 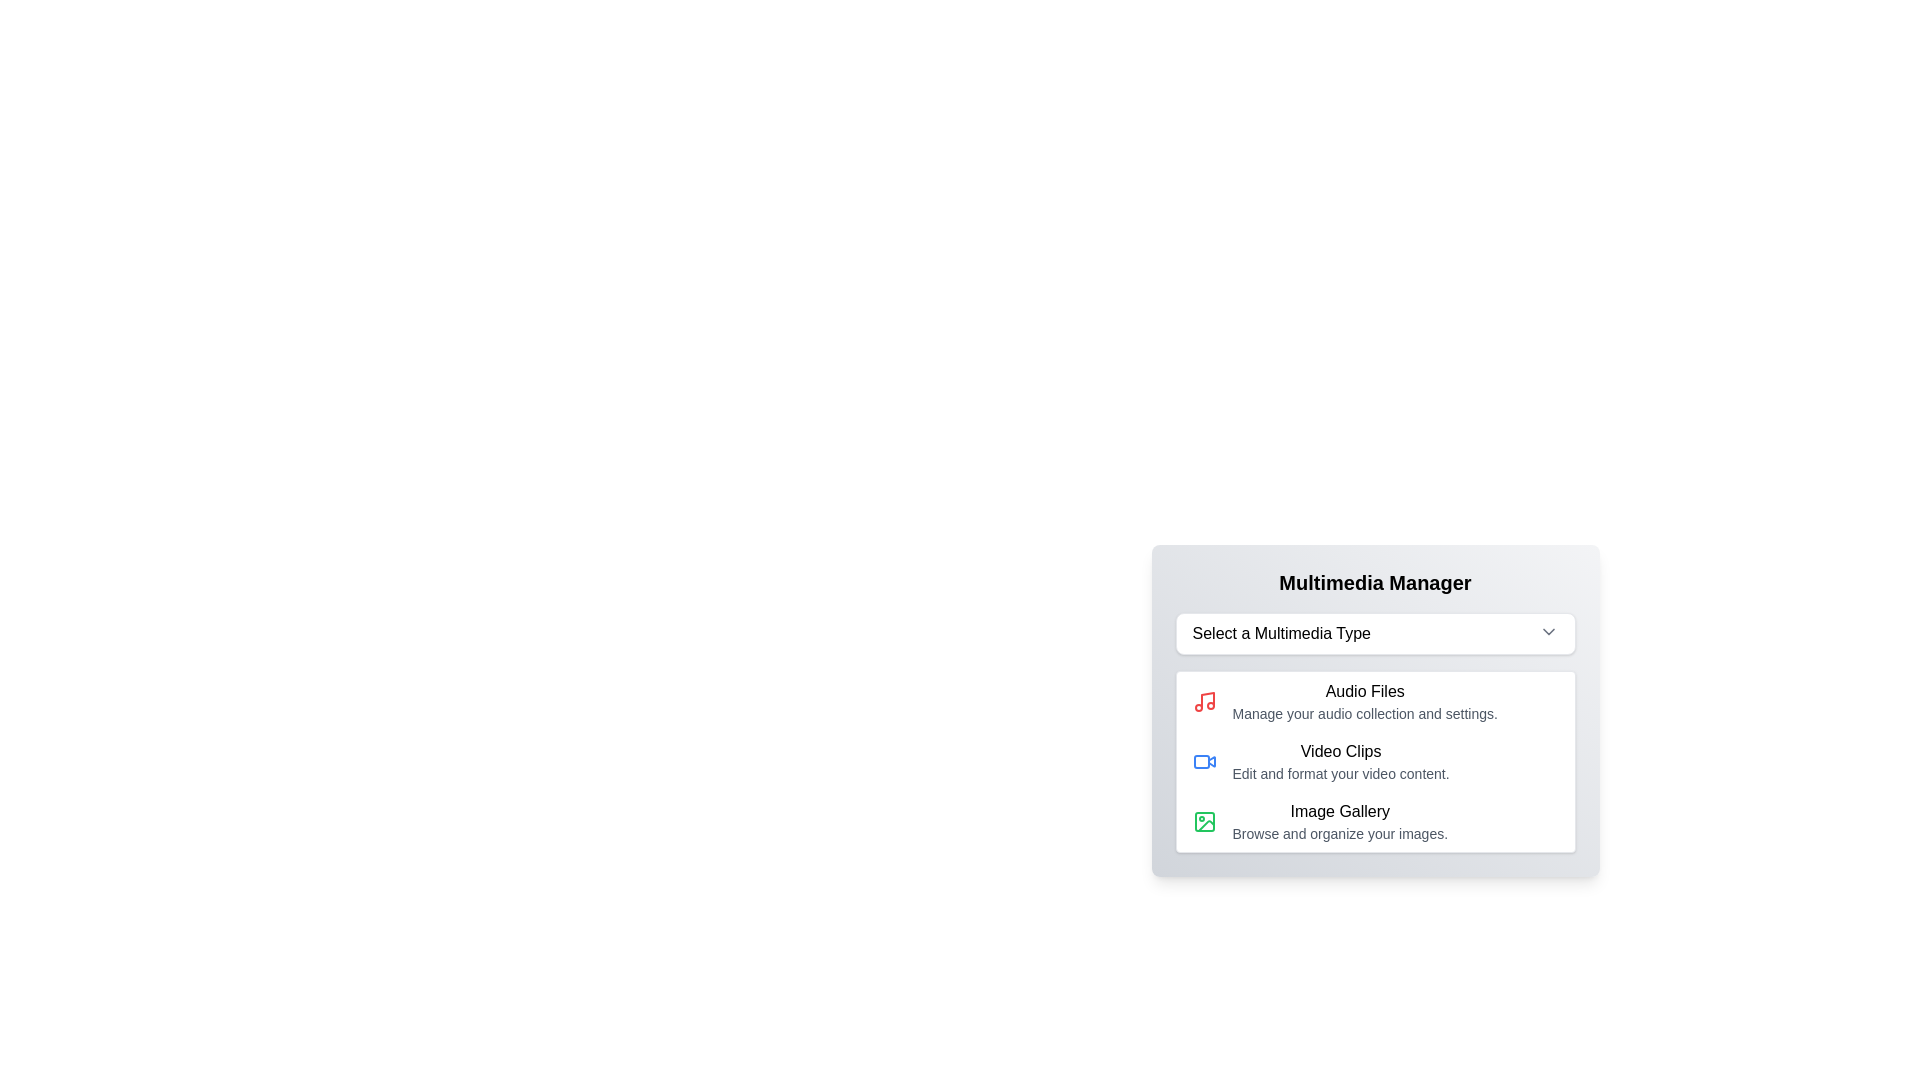 I want to click on the 'Image Gallery' button, which features a green icon representing an image and is located in the 'Multimedia Manager' panel as the third item in the list, so click(x=1374, y=821).